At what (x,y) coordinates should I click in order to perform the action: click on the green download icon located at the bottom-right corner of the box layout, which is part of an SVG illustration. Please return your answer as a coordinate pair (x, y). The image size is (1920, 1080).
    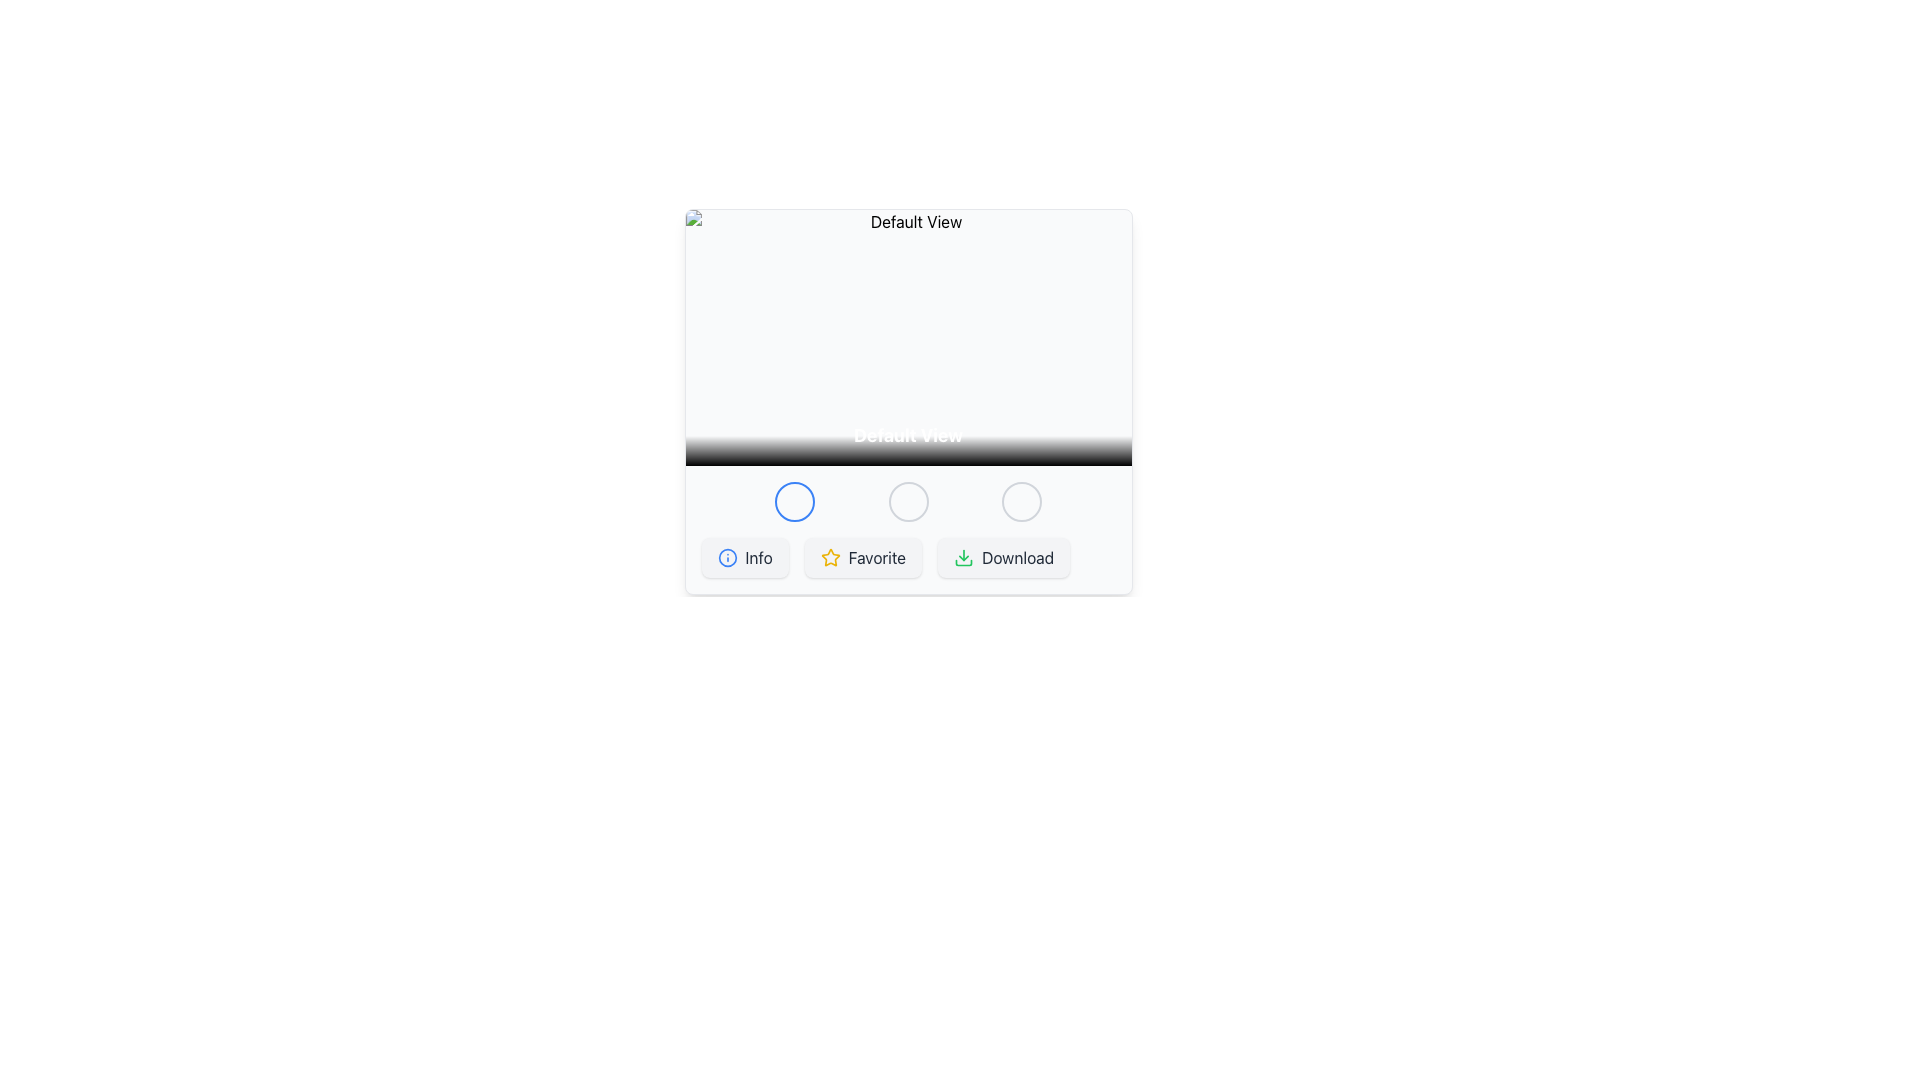
    Looking at the image, I should click on (964, 563).